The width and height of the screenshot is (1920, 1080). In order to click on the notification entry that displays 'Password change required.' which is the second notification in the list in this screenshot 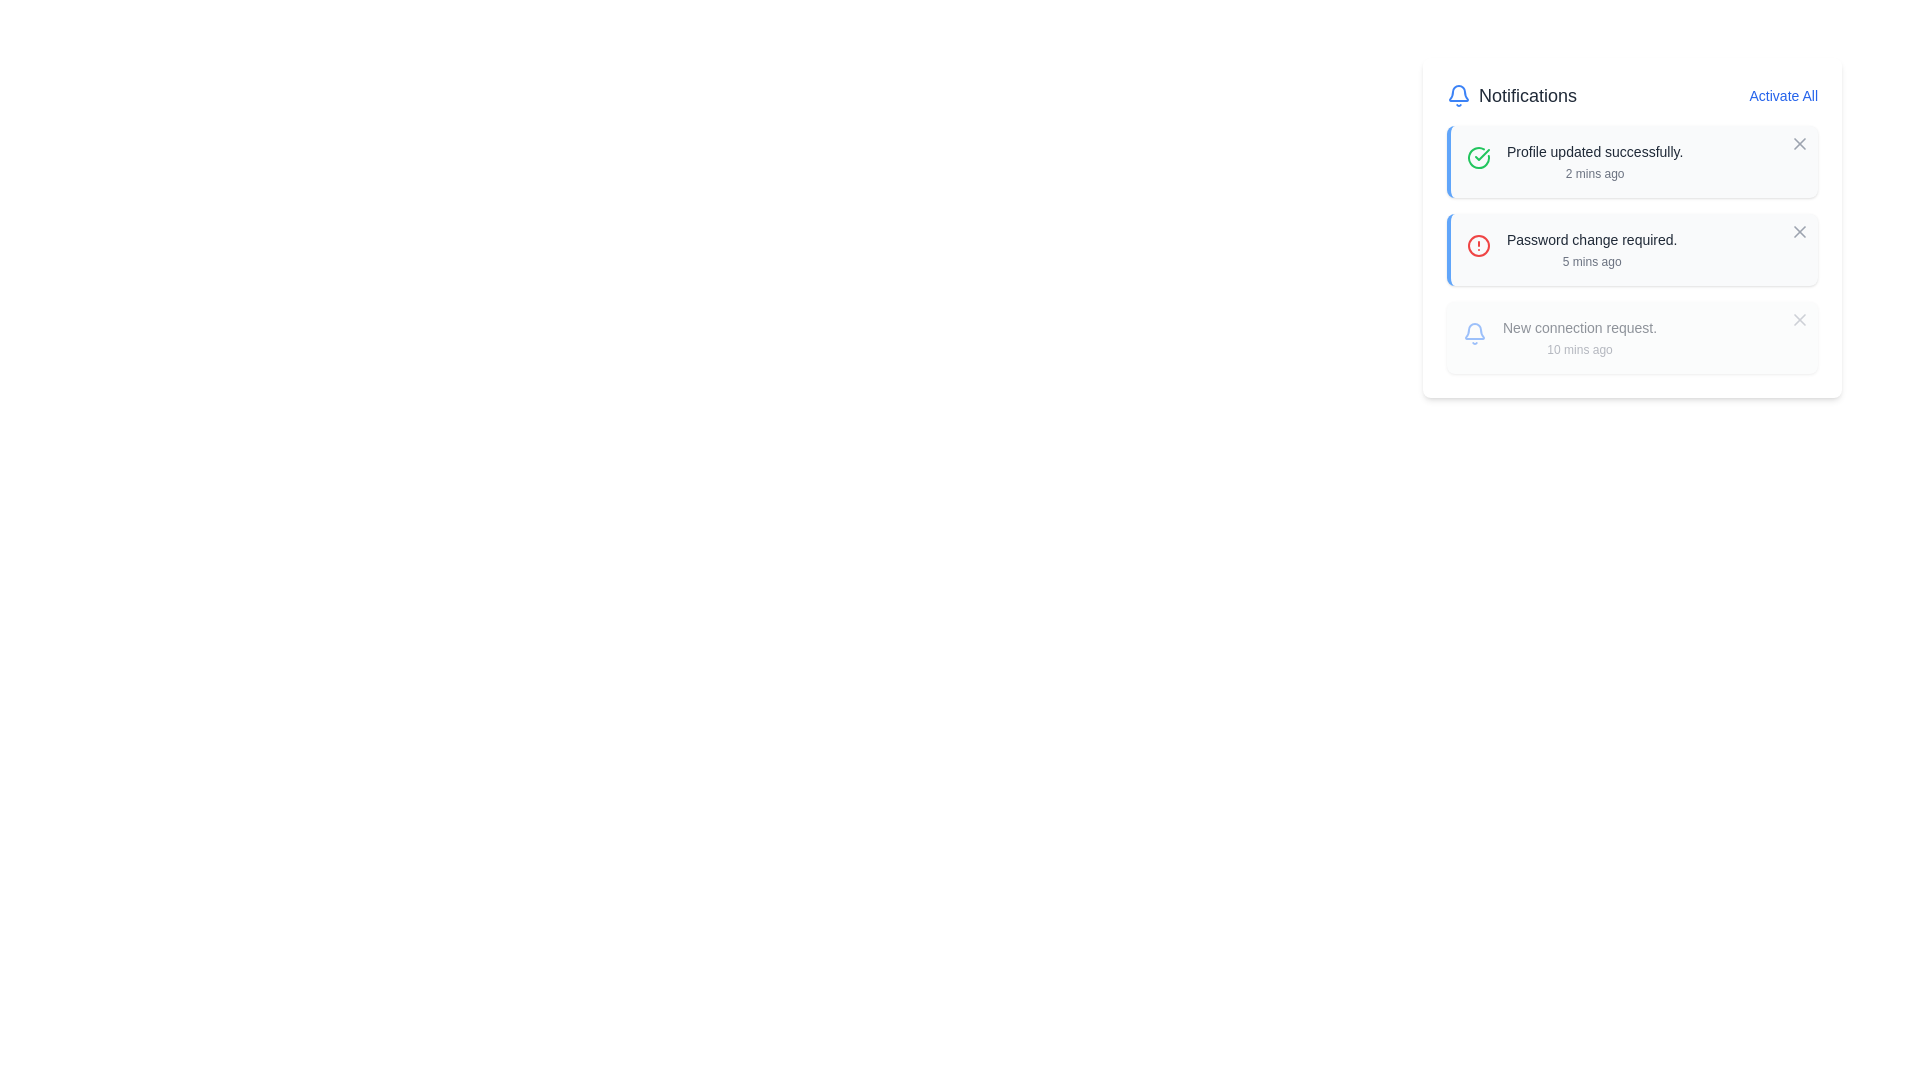, I will do `click(1591, 249)`.